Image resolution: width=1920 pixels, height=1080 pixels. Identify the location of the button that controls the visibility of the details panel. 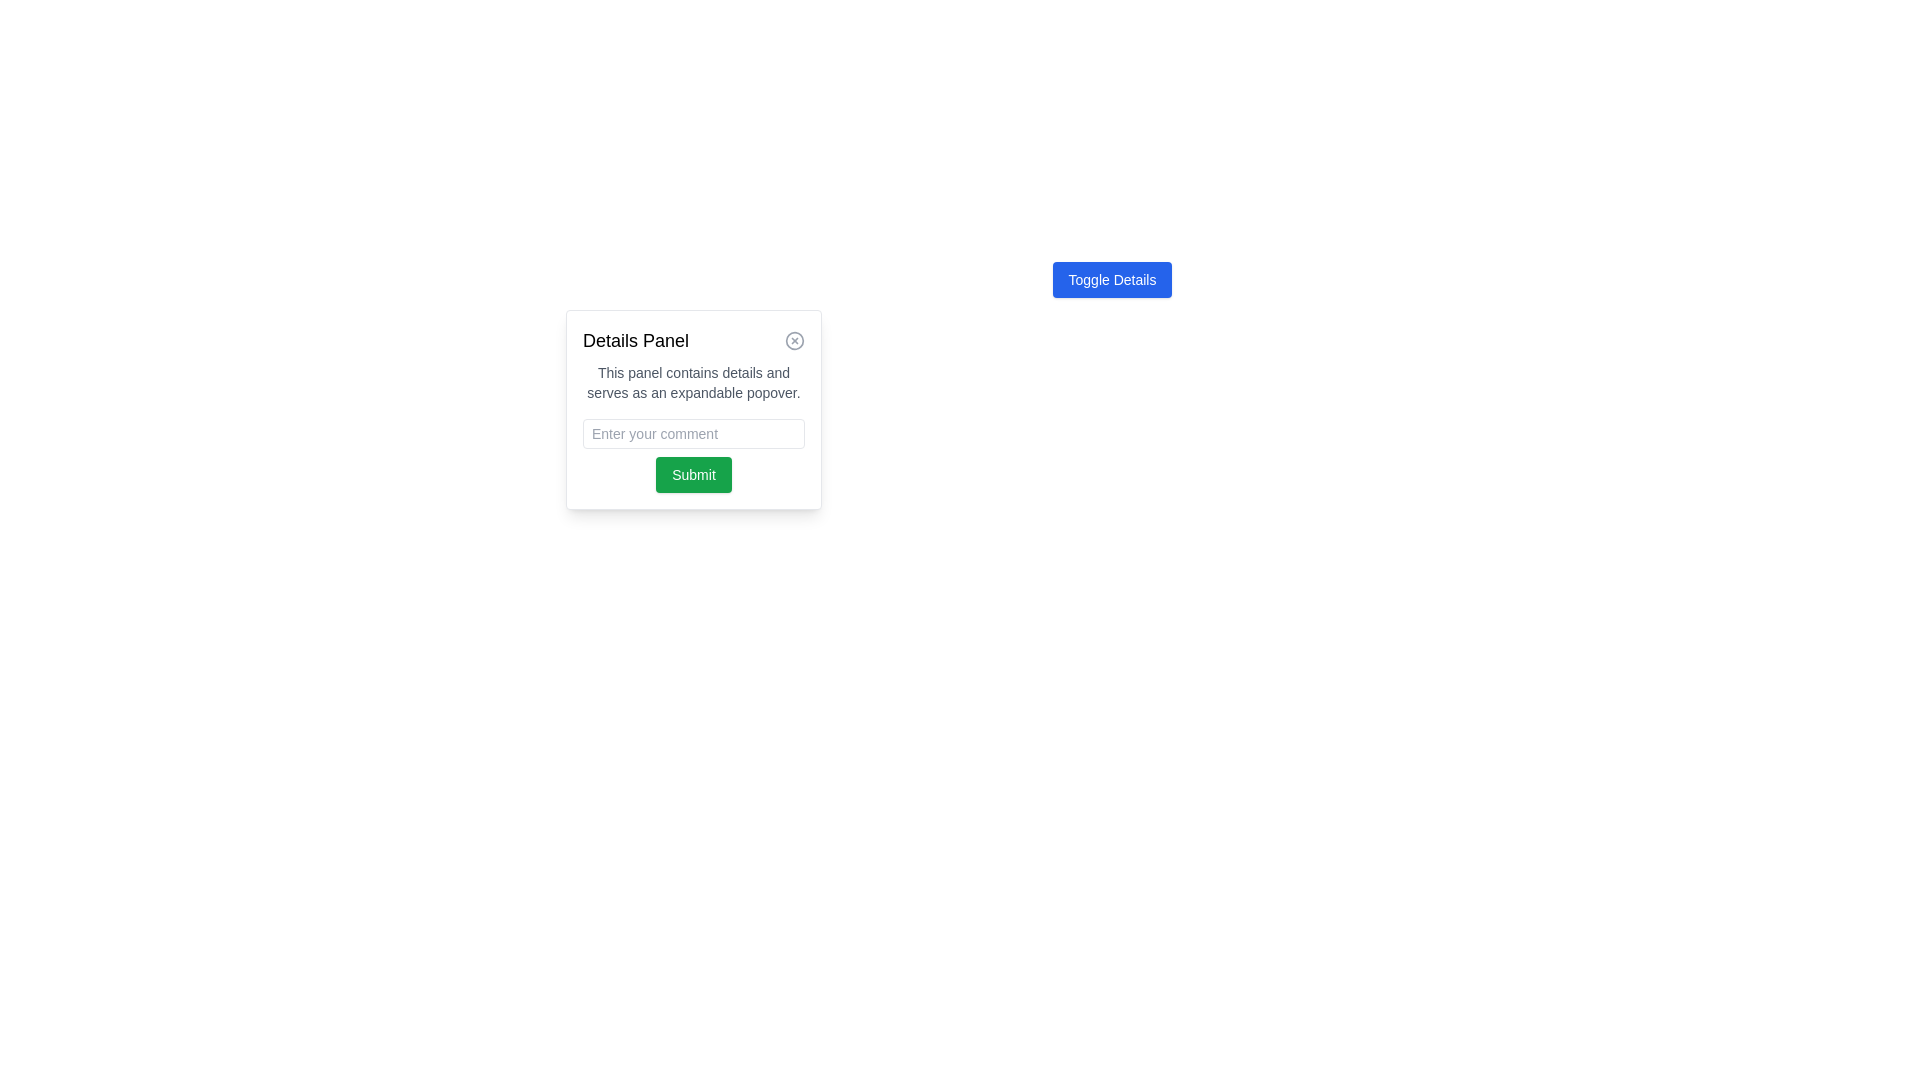
(1111, 280).